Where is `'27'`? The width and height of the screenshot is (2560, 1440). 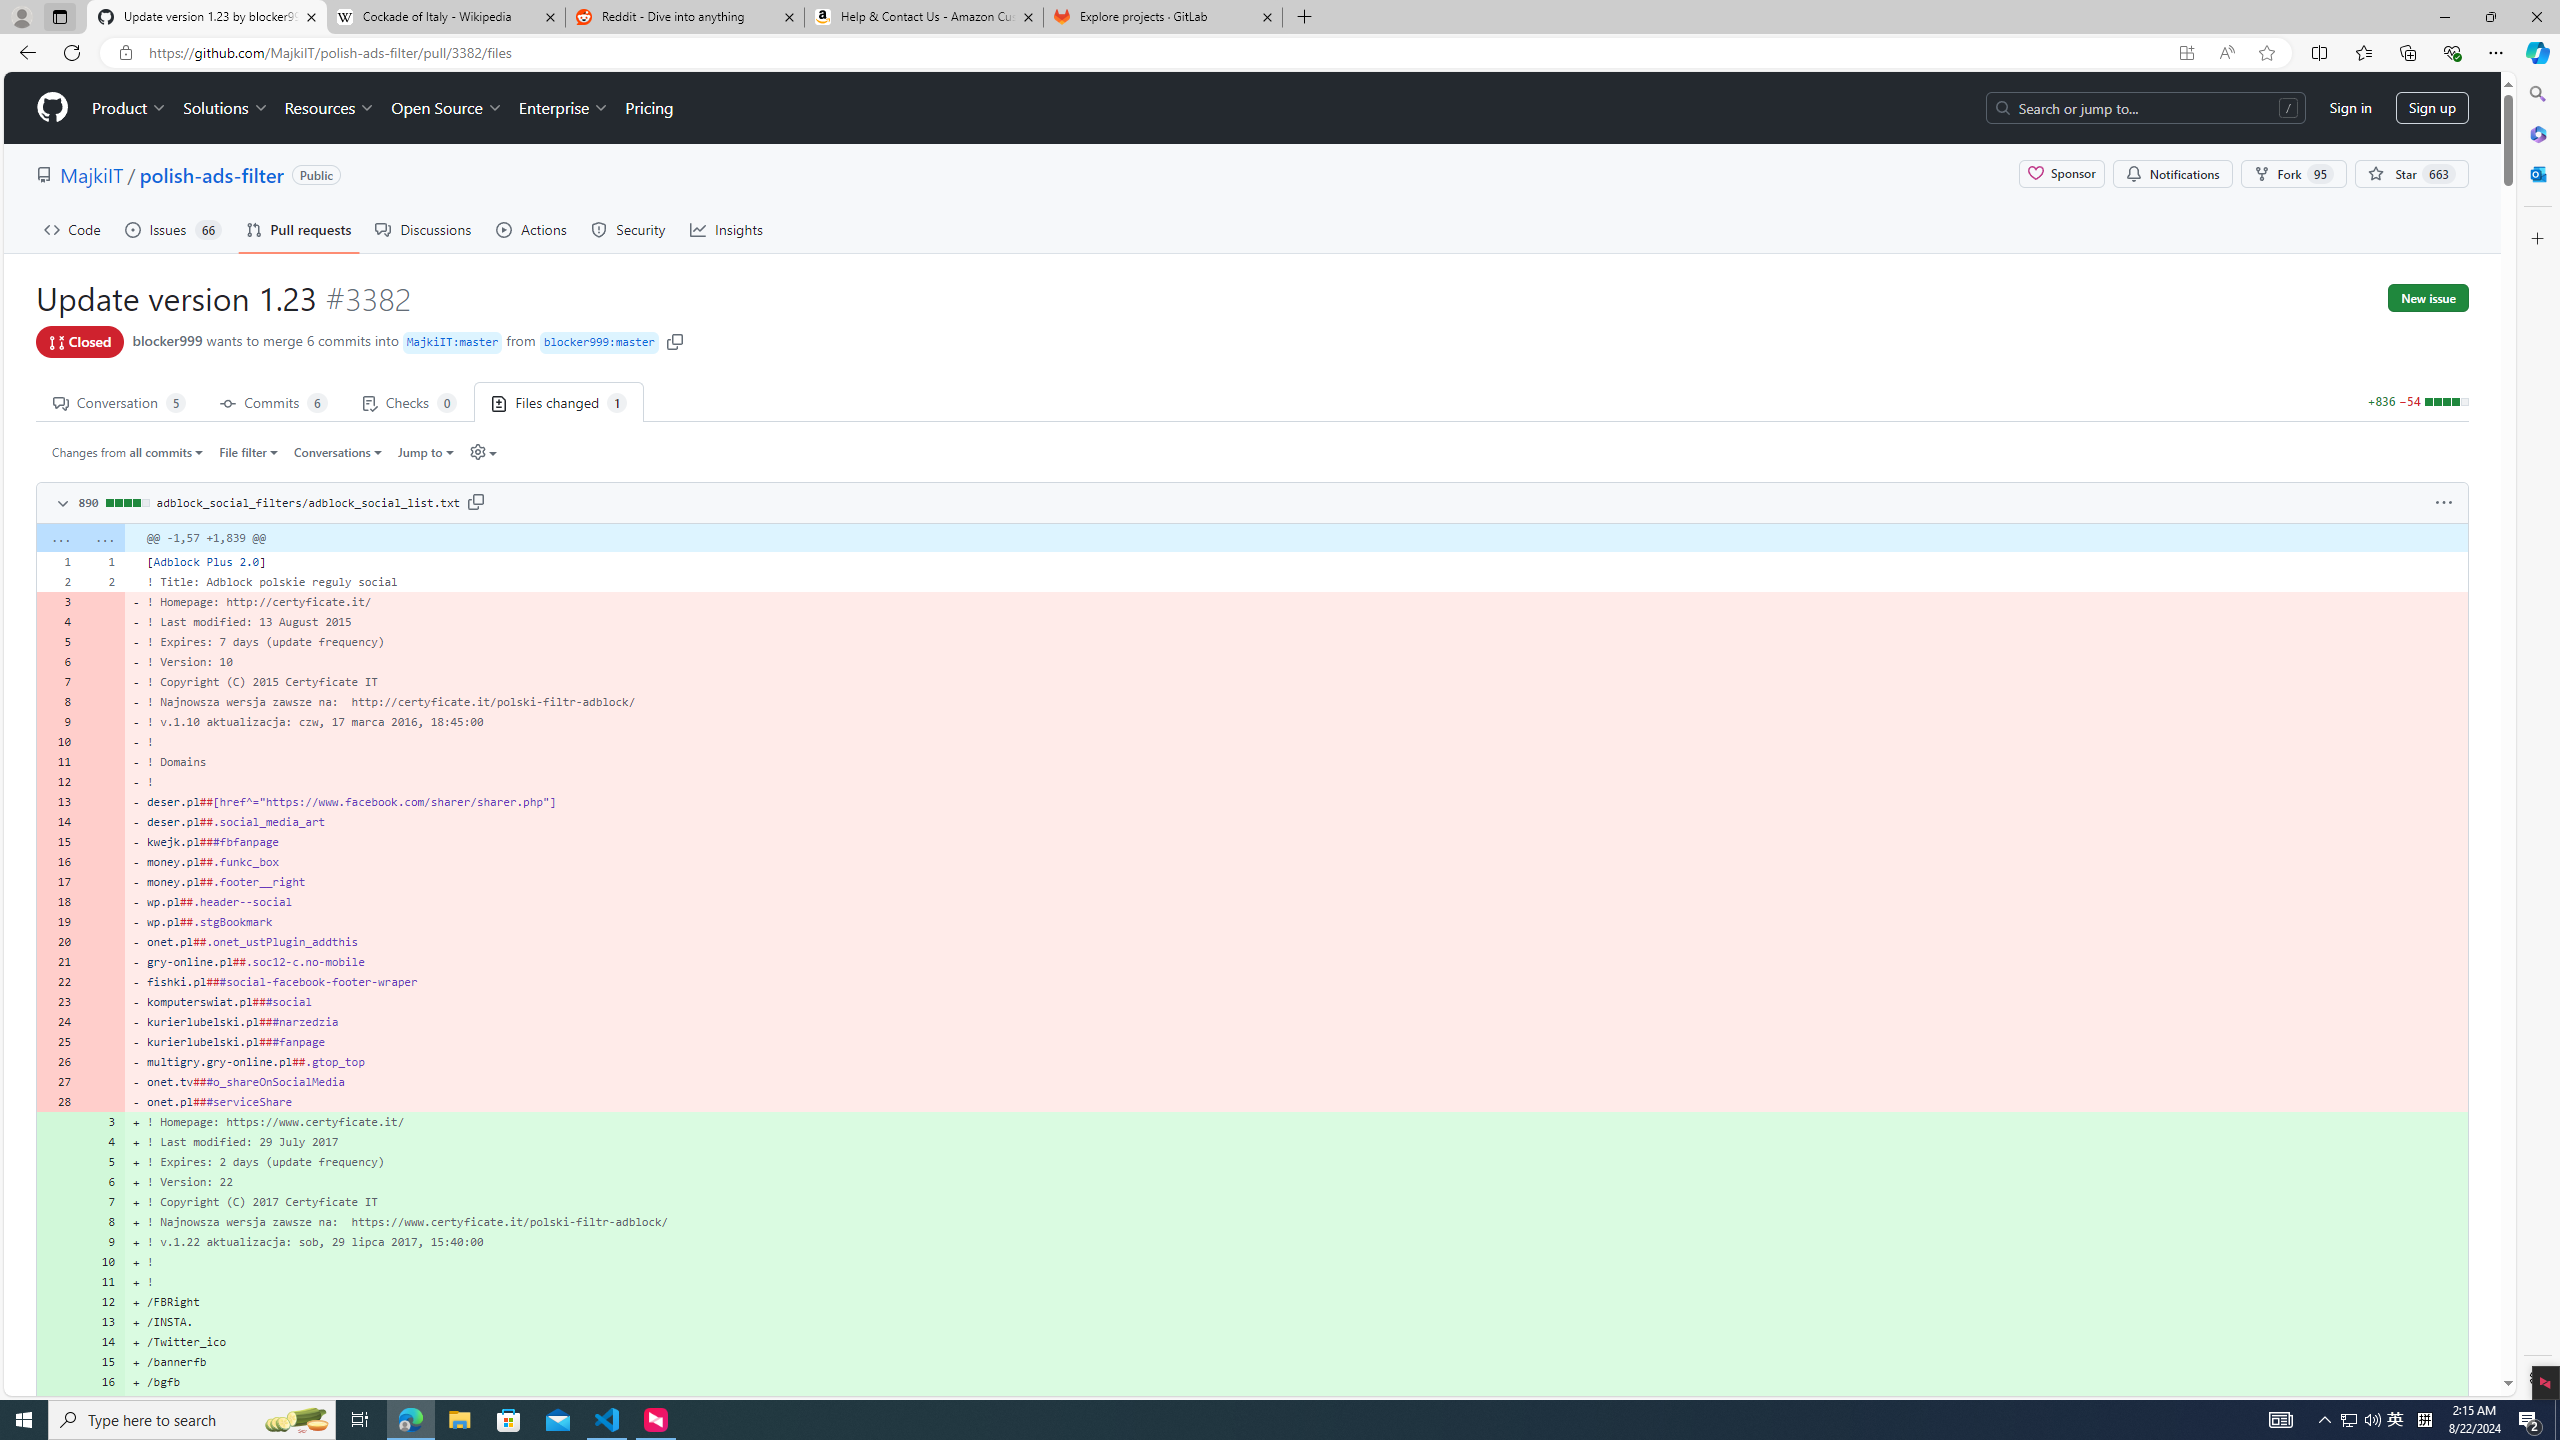
'27' is located at coordinates (57, 1080).